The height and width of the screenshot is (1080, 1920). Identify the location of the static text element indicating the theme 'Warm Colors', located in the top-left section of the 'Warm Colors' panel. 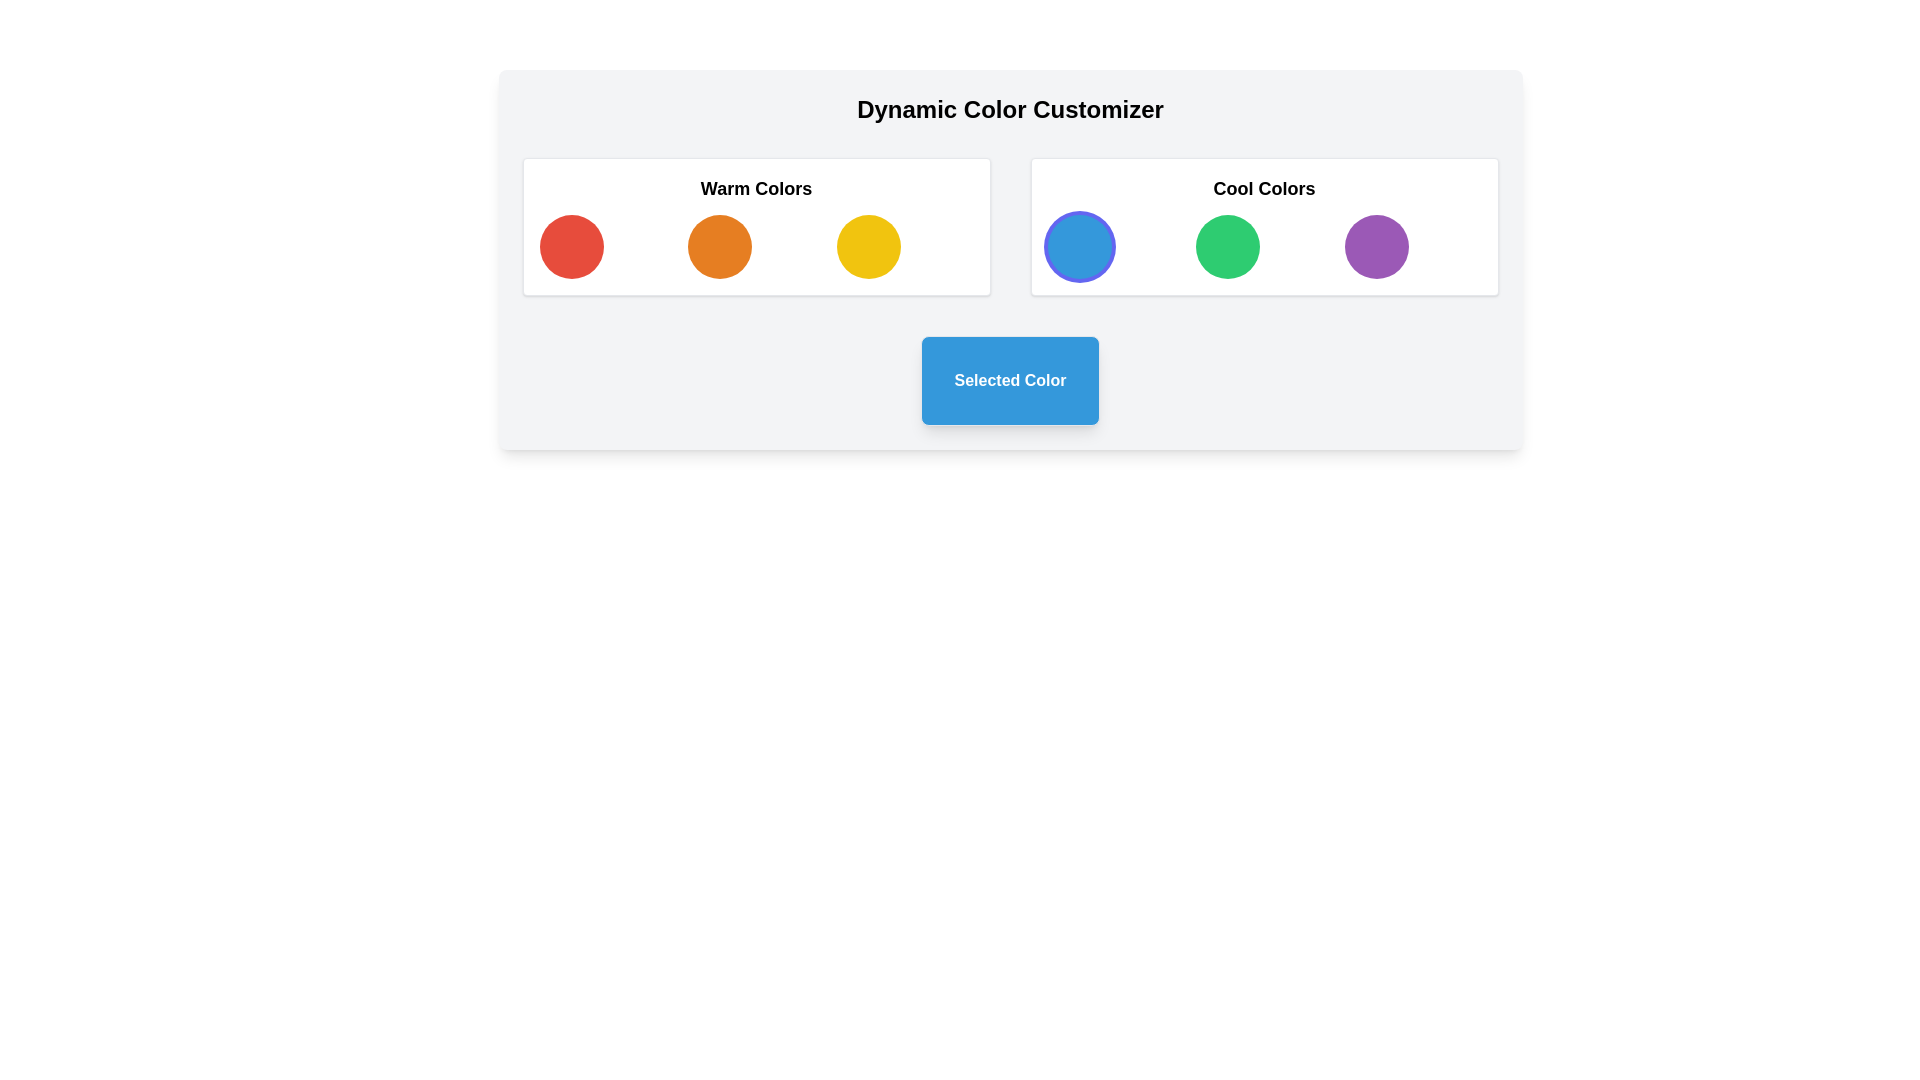
(755, 189).